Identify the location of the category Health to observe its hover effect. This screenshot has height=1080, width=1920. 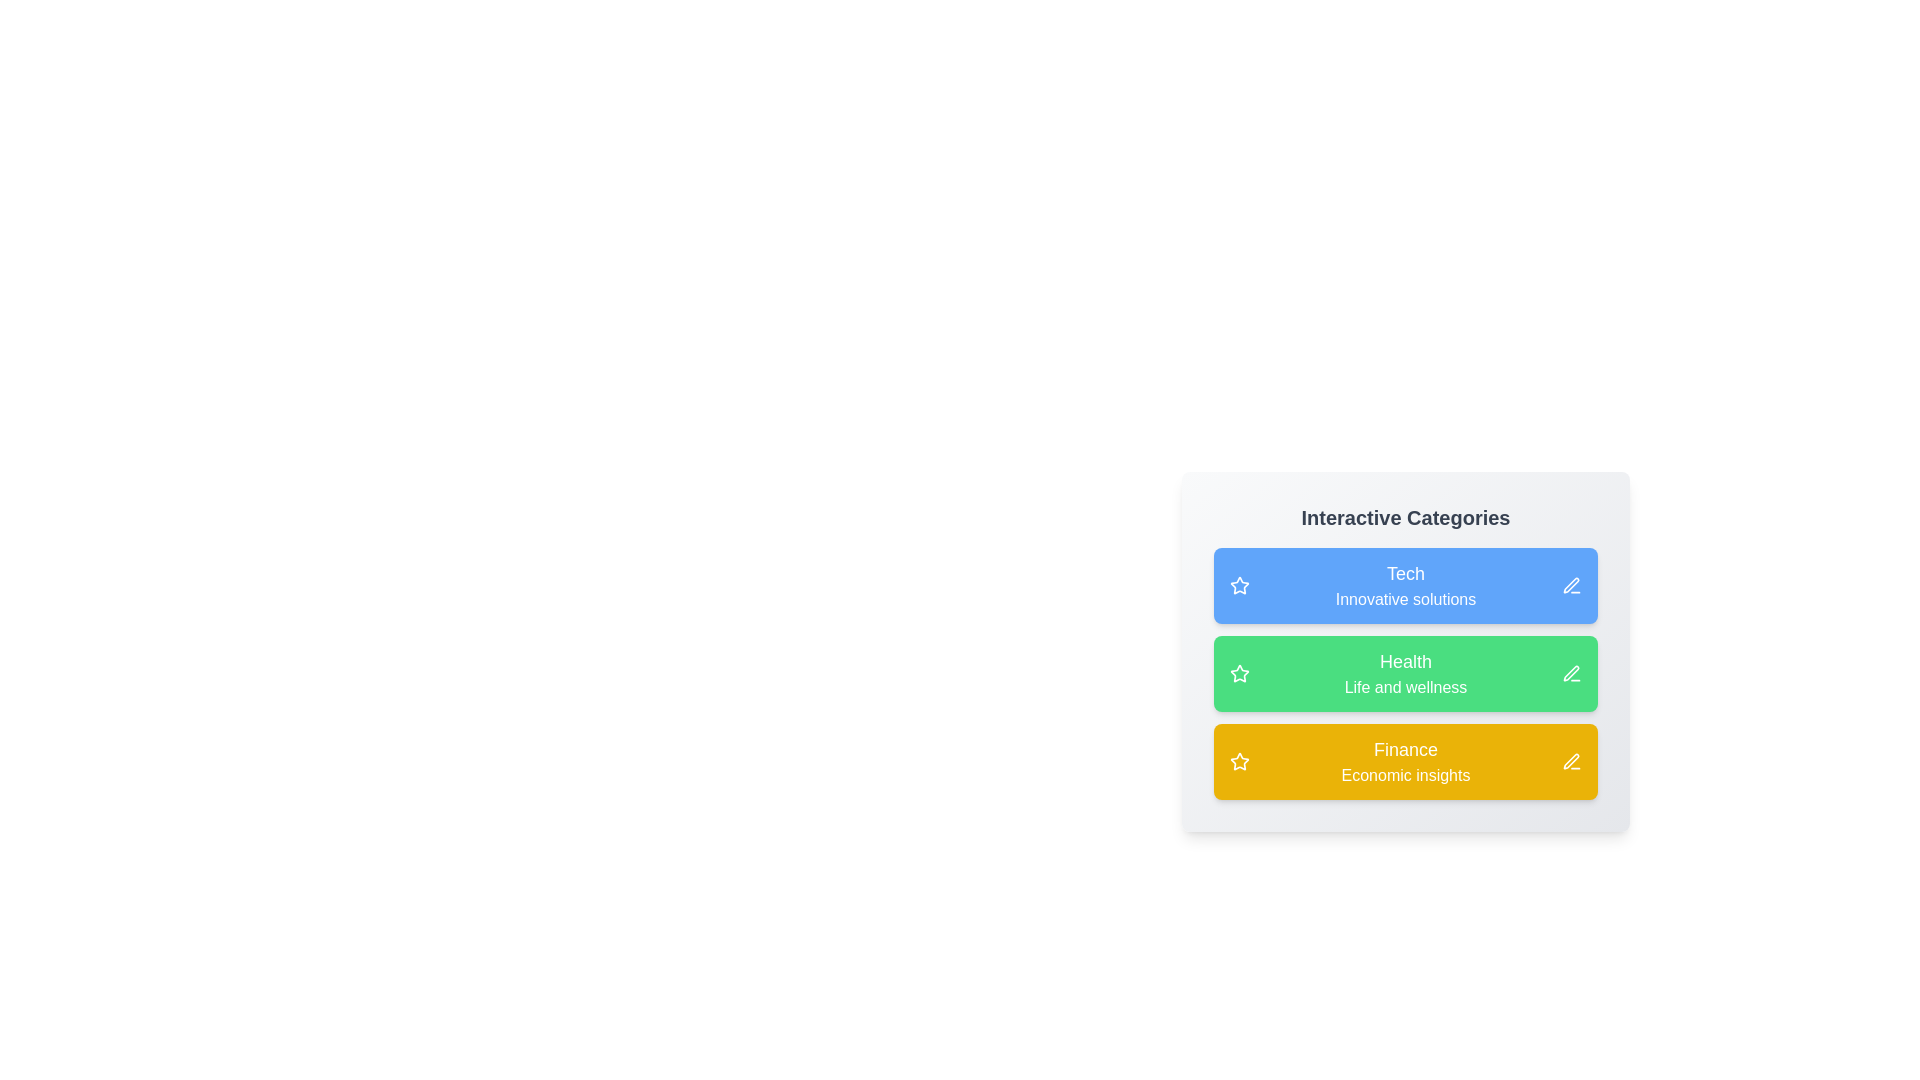
(1405, 674).